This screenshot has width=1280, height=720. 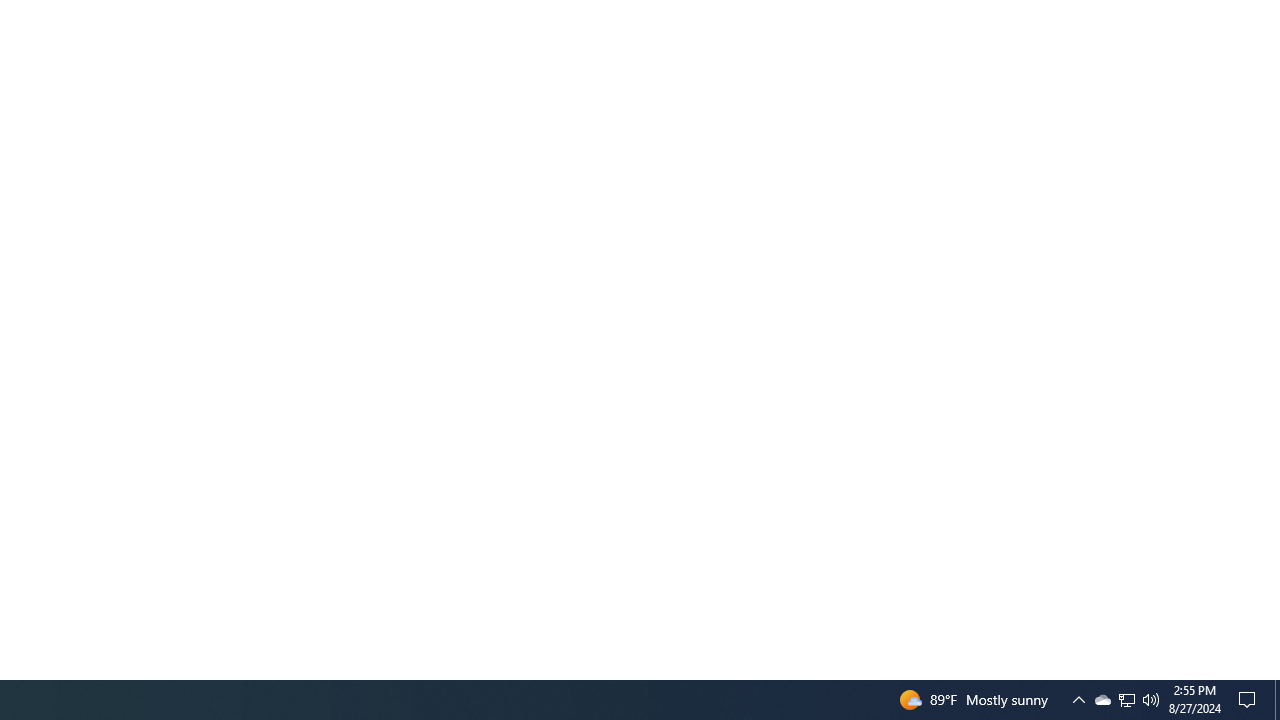 I want to click on 'Q2790: 100%', so click(x=1151, y=698).